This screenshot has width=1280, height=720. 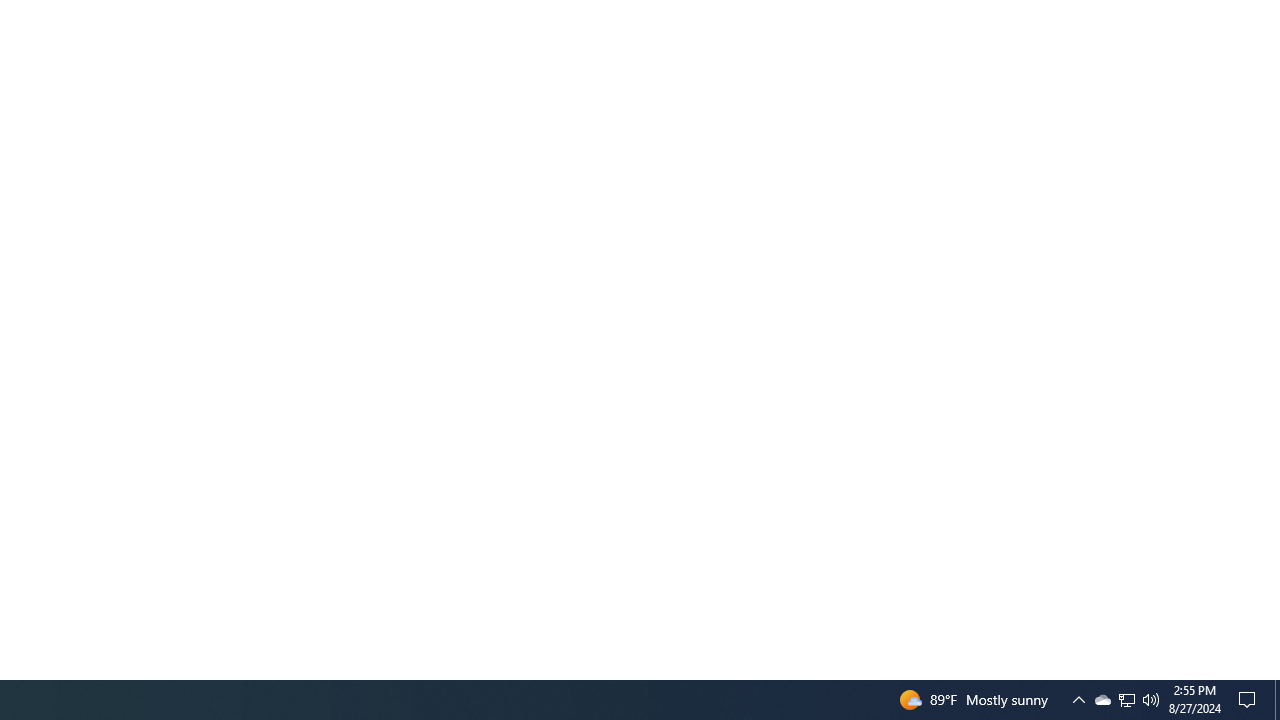 I want to click on 'Q2790: 100%', so click(x=1151, y=698).